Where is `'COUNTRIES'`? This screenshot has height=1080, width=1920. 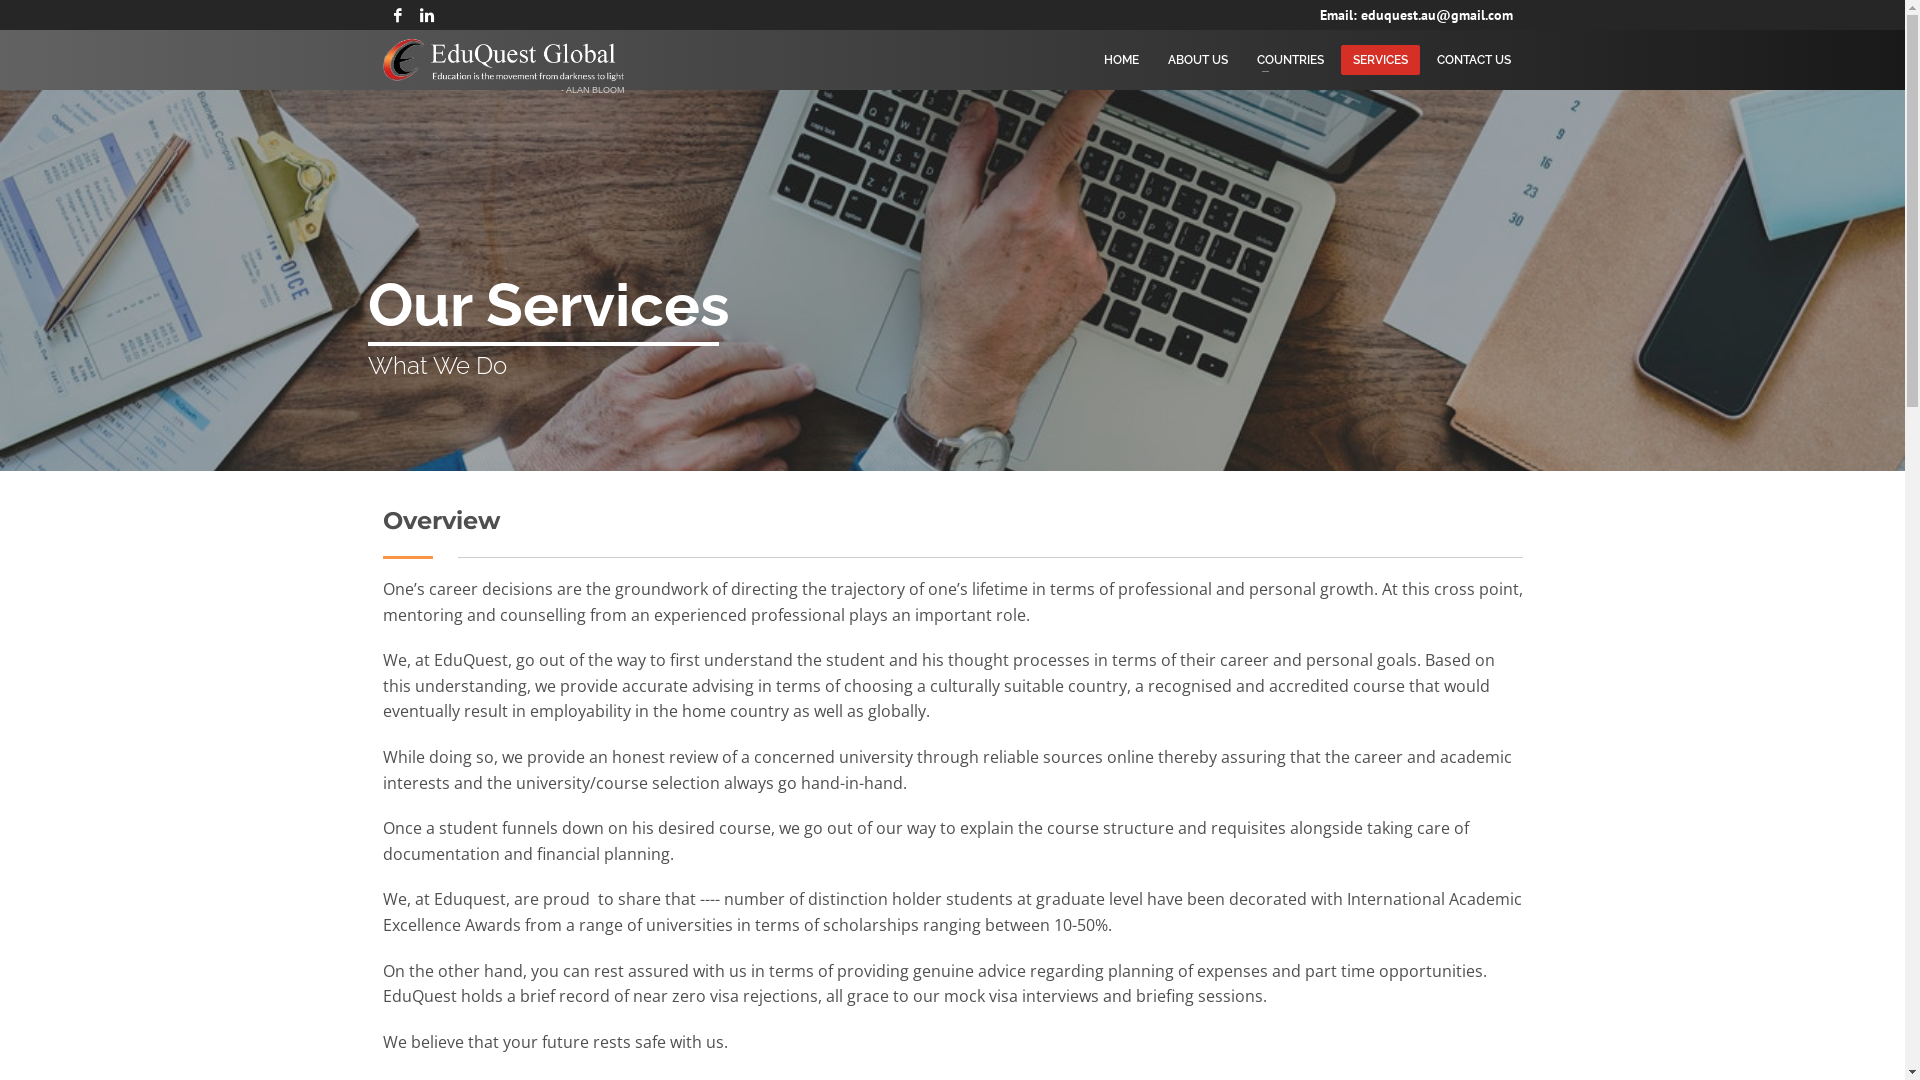
'COUNTRIES' is located at coordinates (1289, 59).